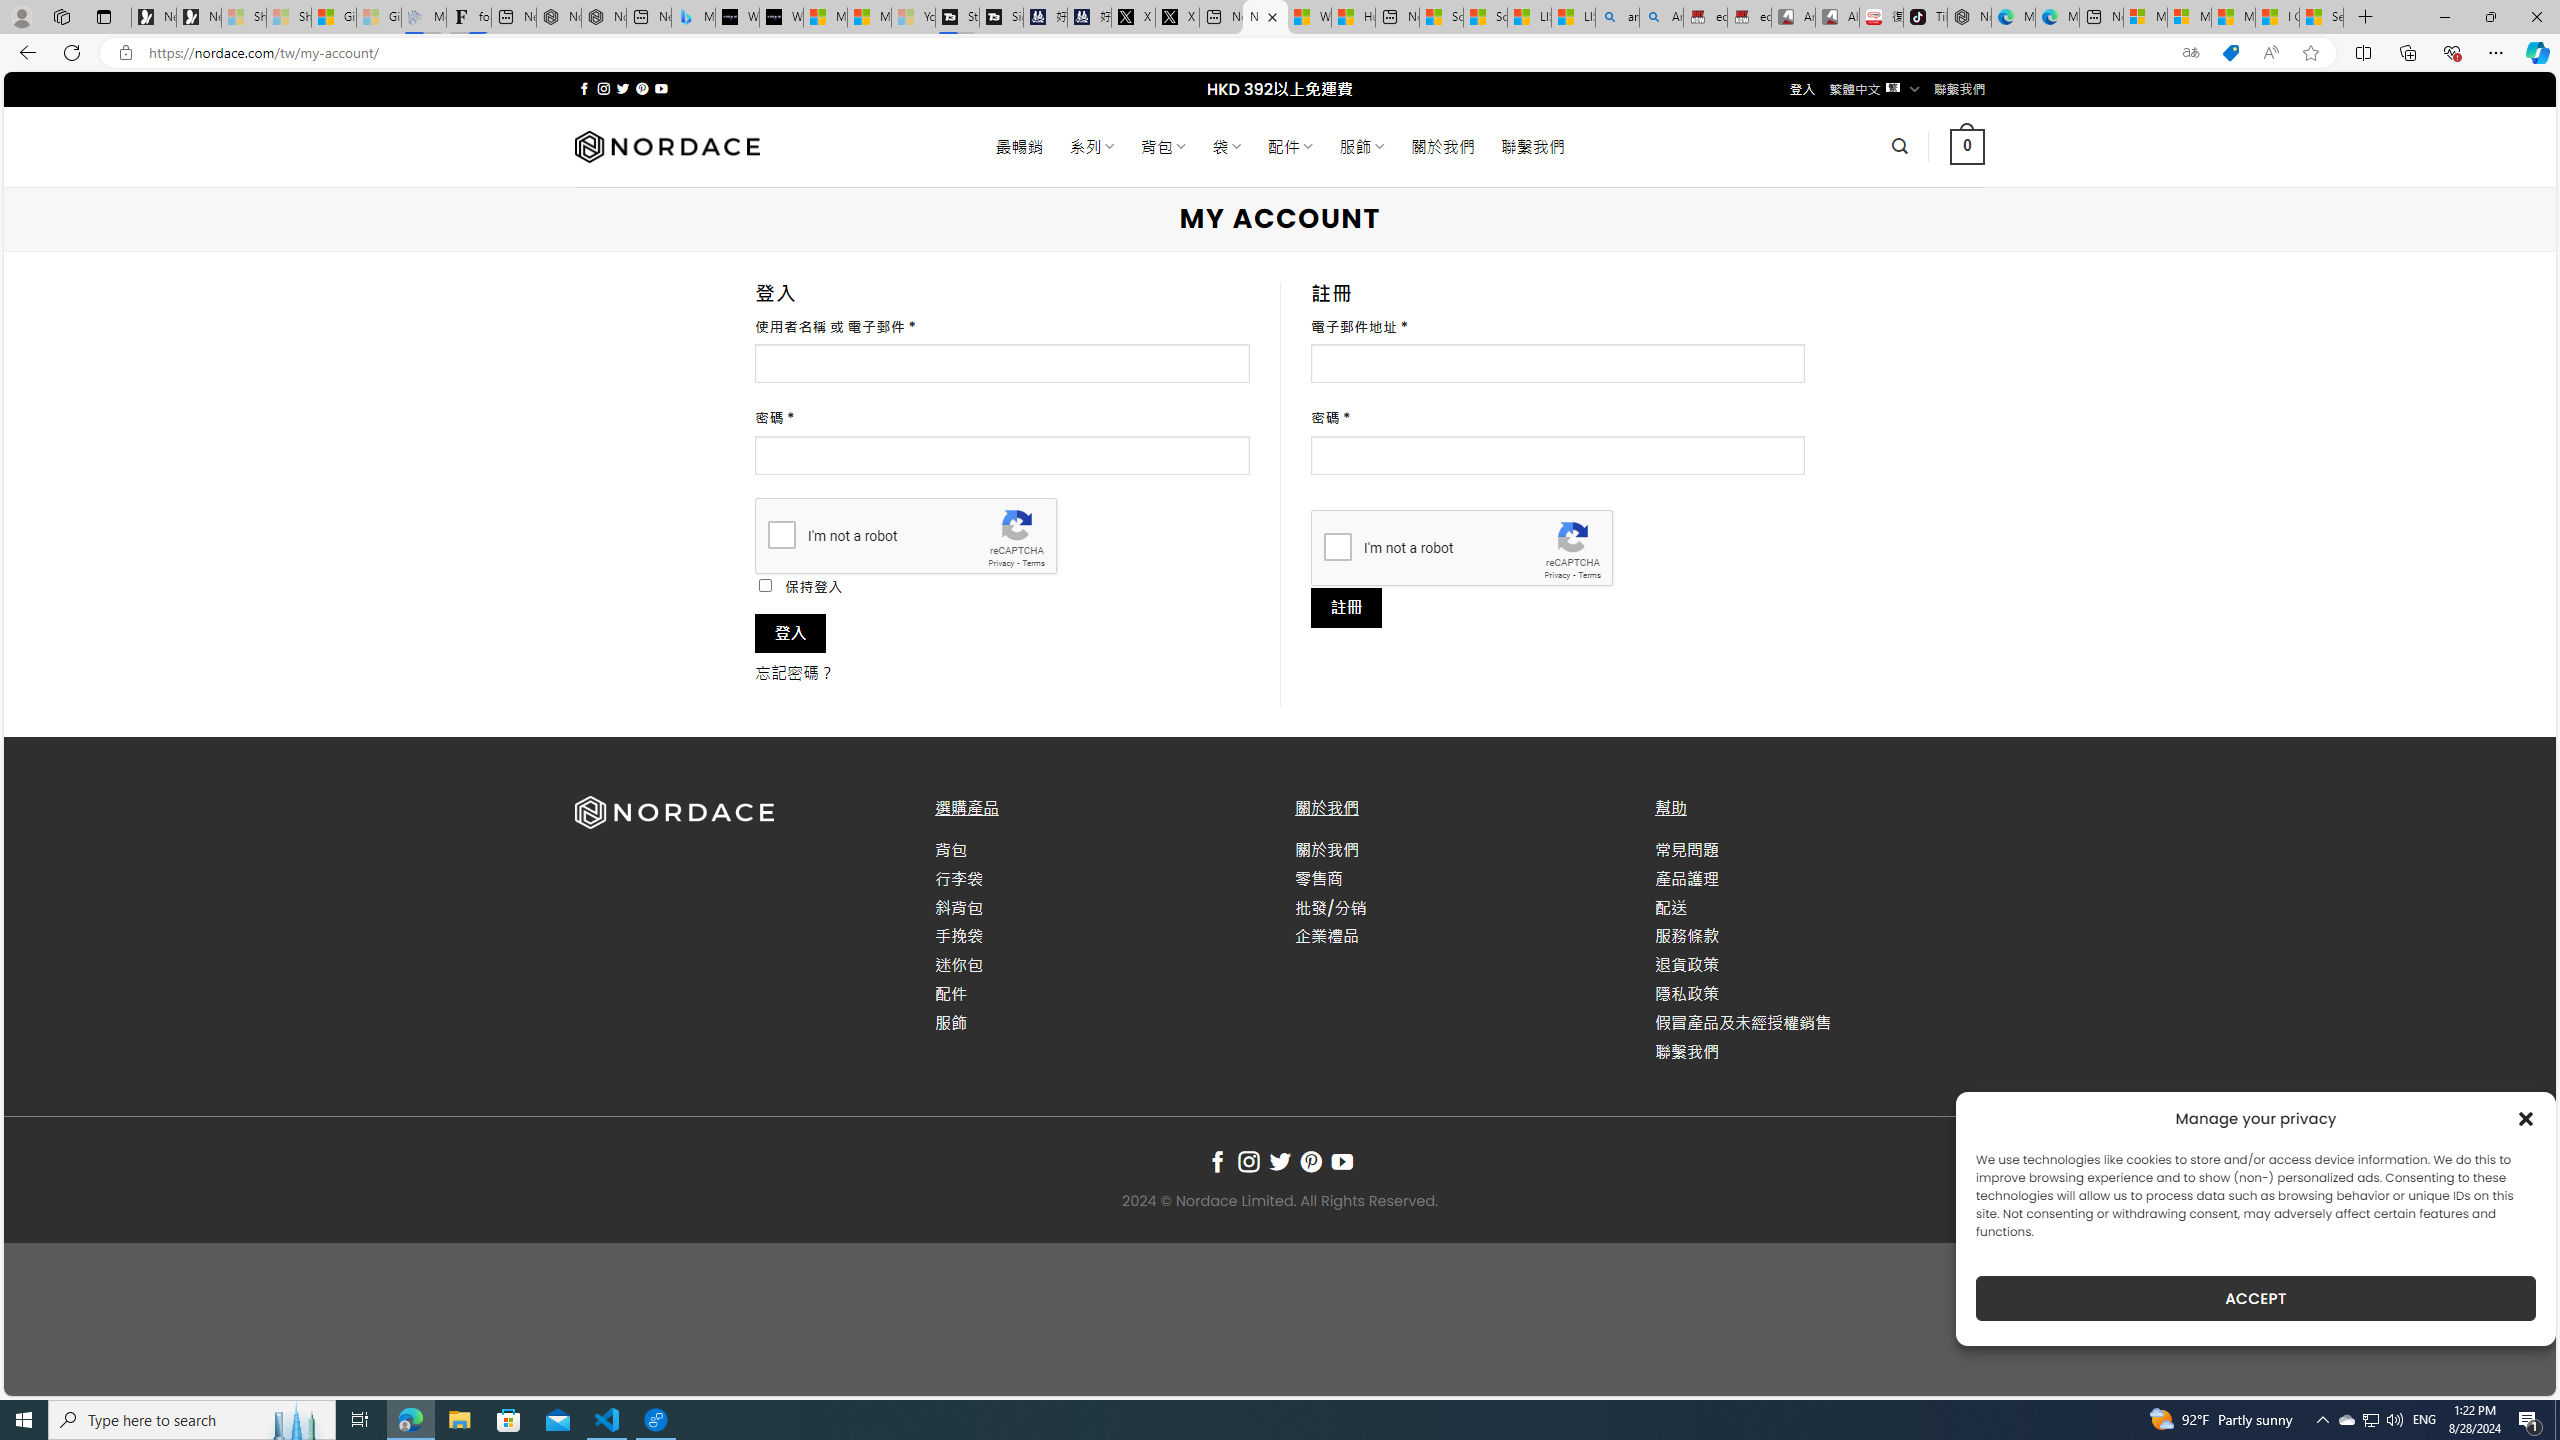 Image resolution: width=2560 pixels, height=1440 pixels. Describe the element at coordinates (1337, 545) in the screenshot. I see `'I'` at that location.